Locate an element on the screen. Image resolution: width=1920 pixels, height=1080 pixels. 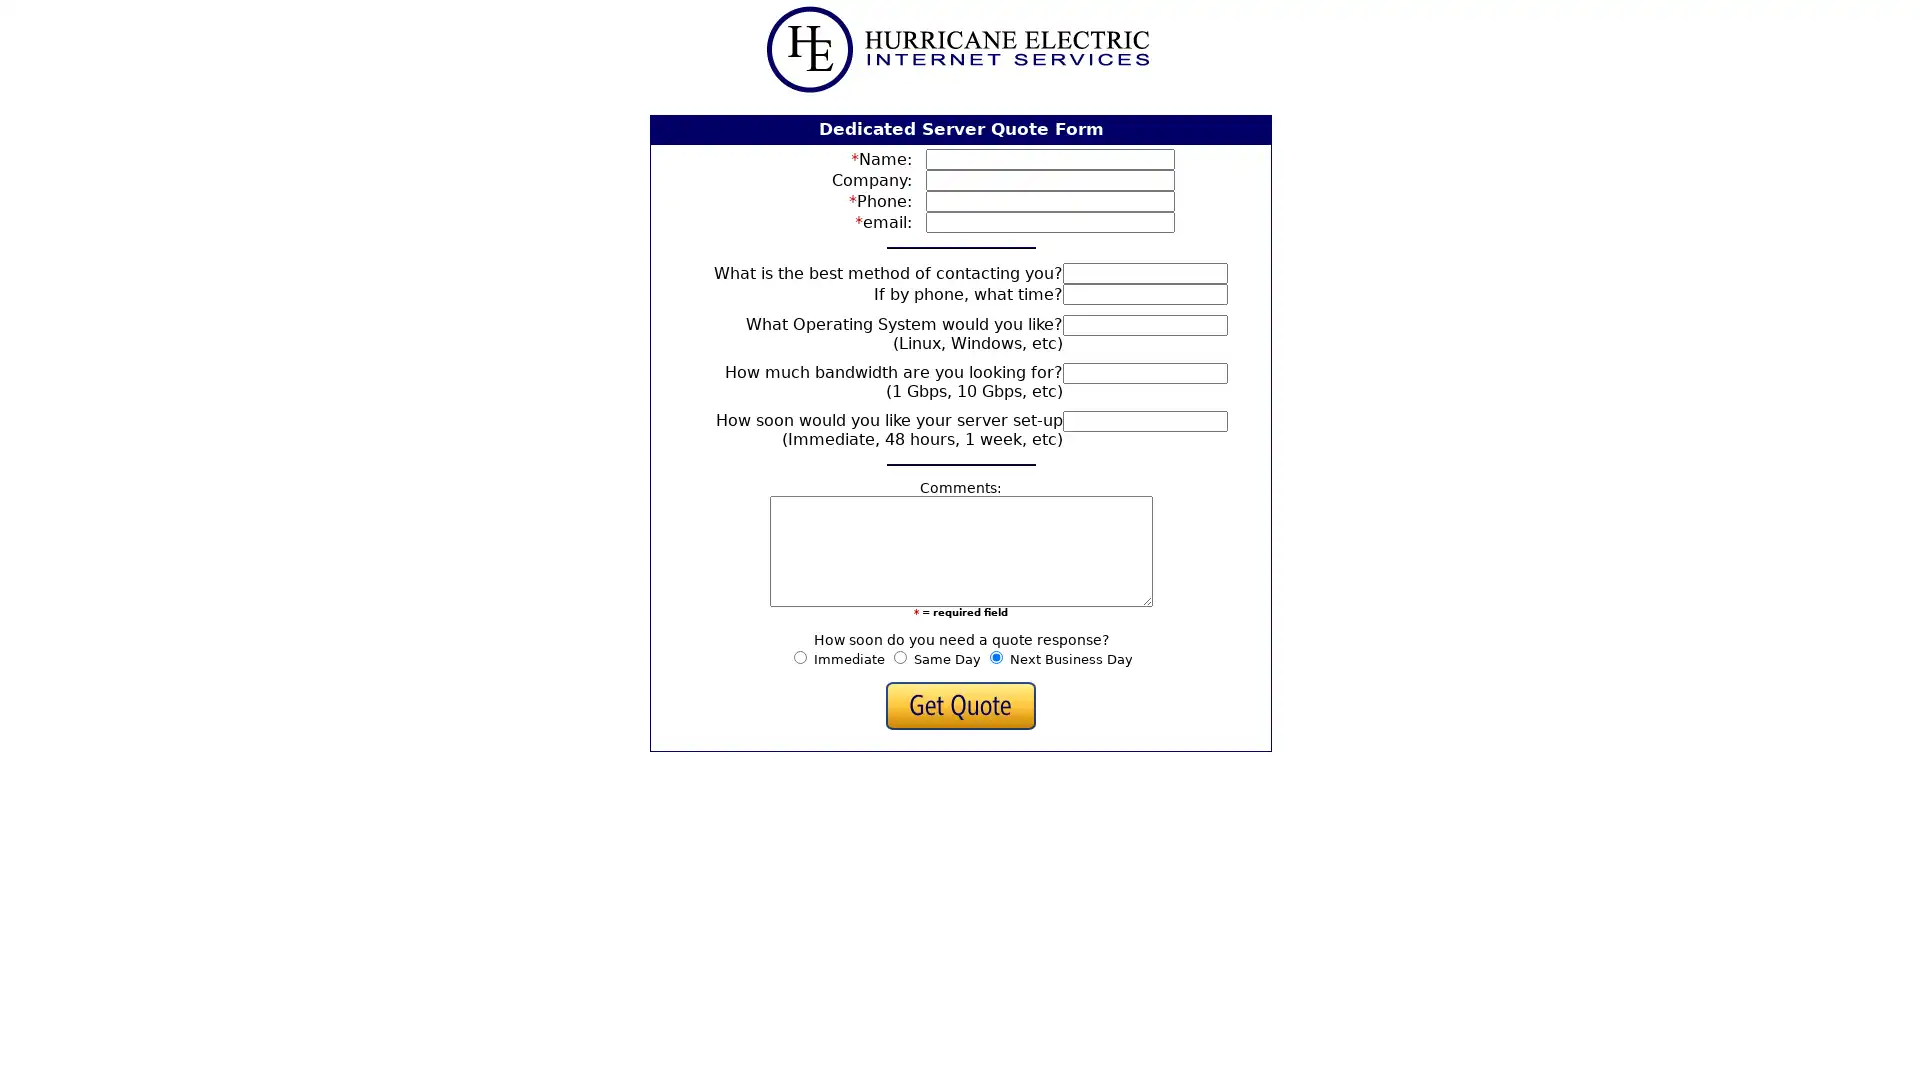
Get Quote is located at coordinates (960, 704).